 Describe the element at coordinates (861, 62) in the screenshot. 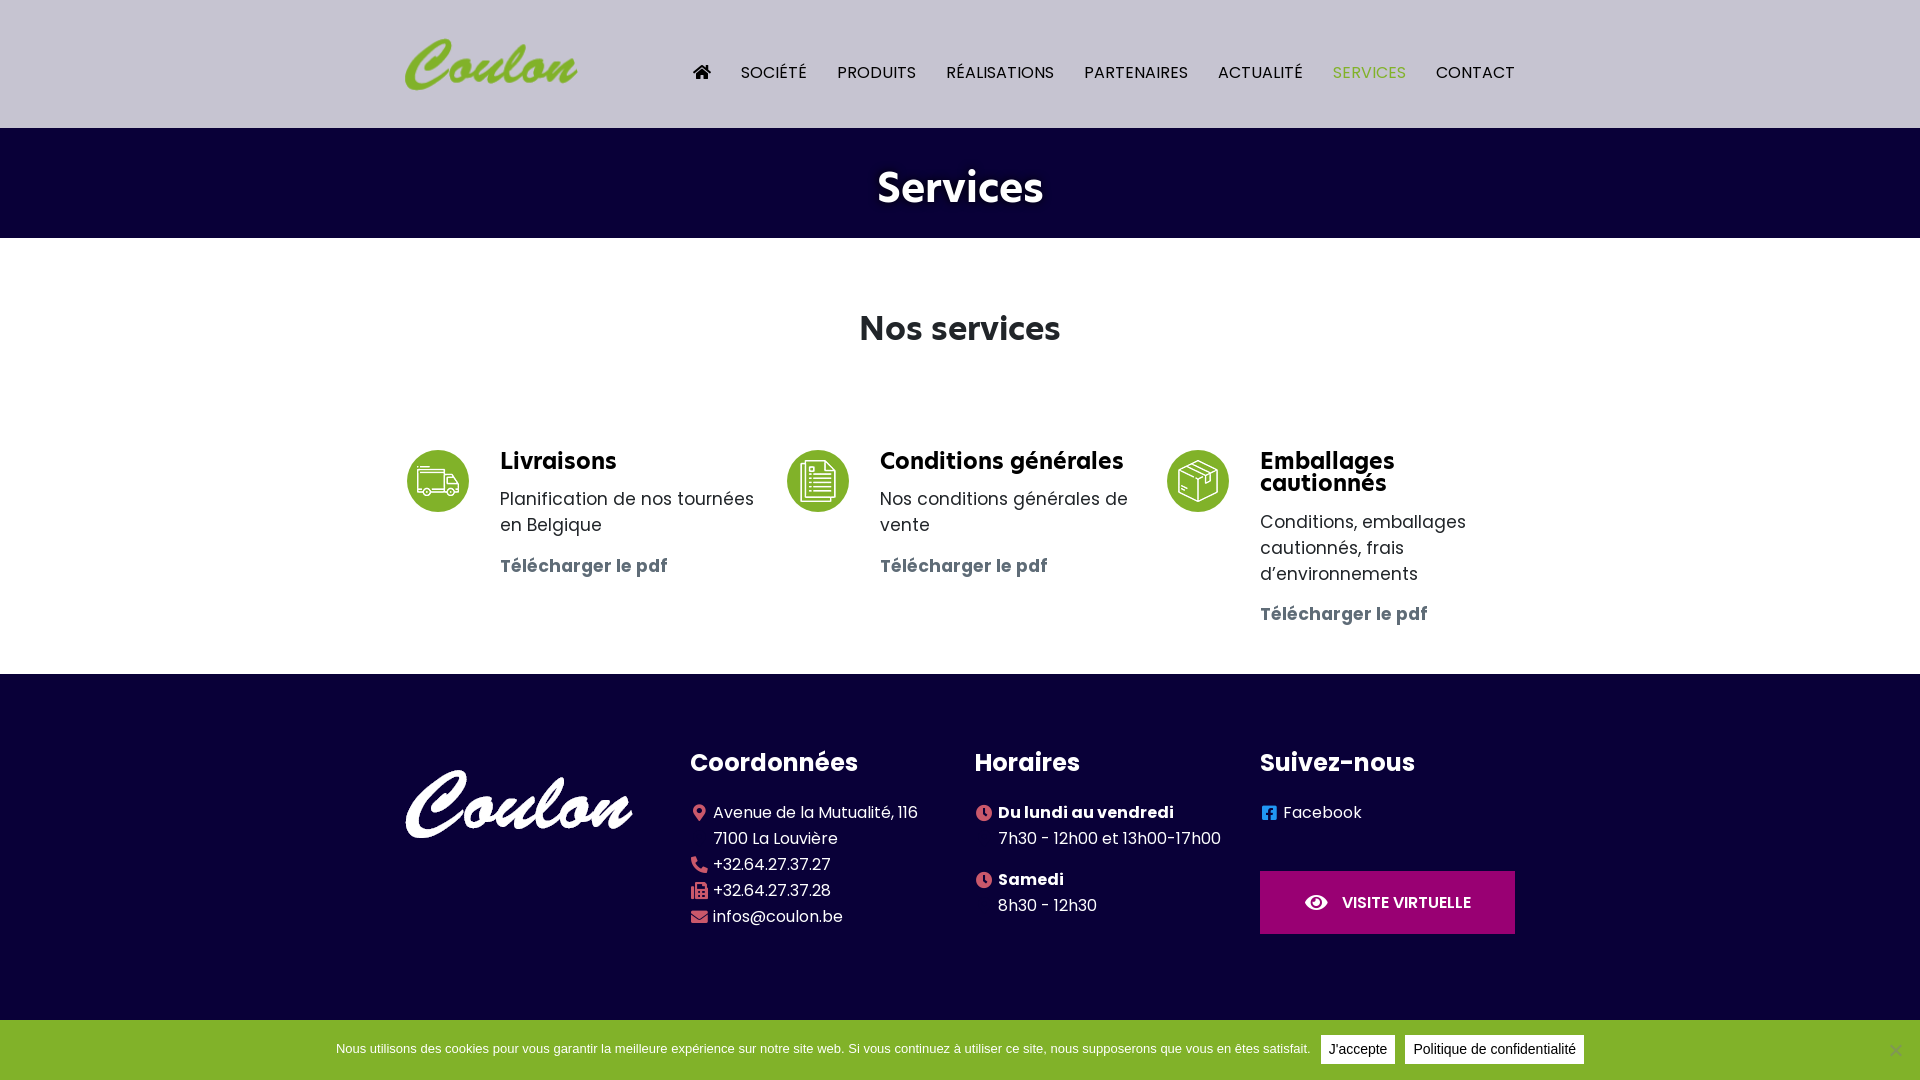

I see `'PRODUITS'` at that location.